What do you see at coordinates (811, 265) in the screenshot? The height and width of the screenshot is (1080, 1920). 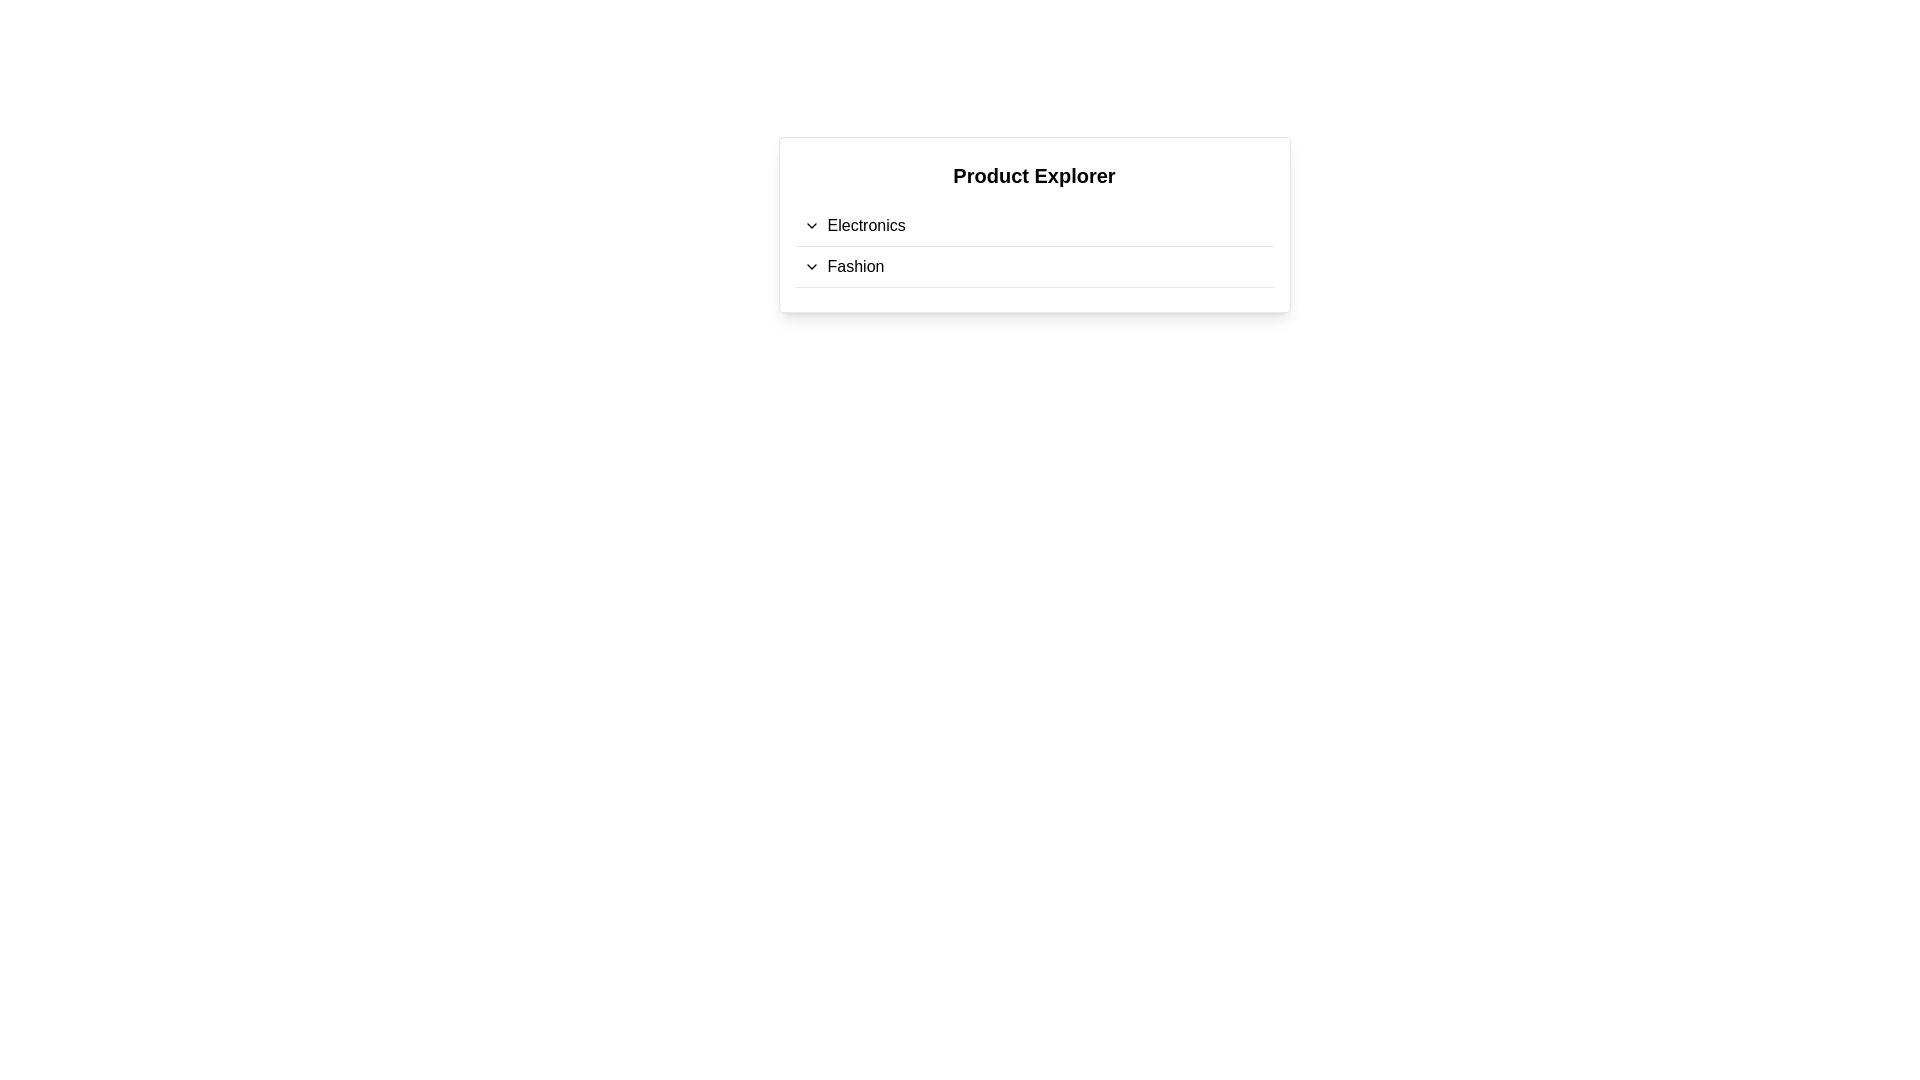 I see `the small, triangular, downward-pointing arrow icon located to the left of the 'Fashion' text in the 'Product Explorer' section` at bounding box center [811, 265].